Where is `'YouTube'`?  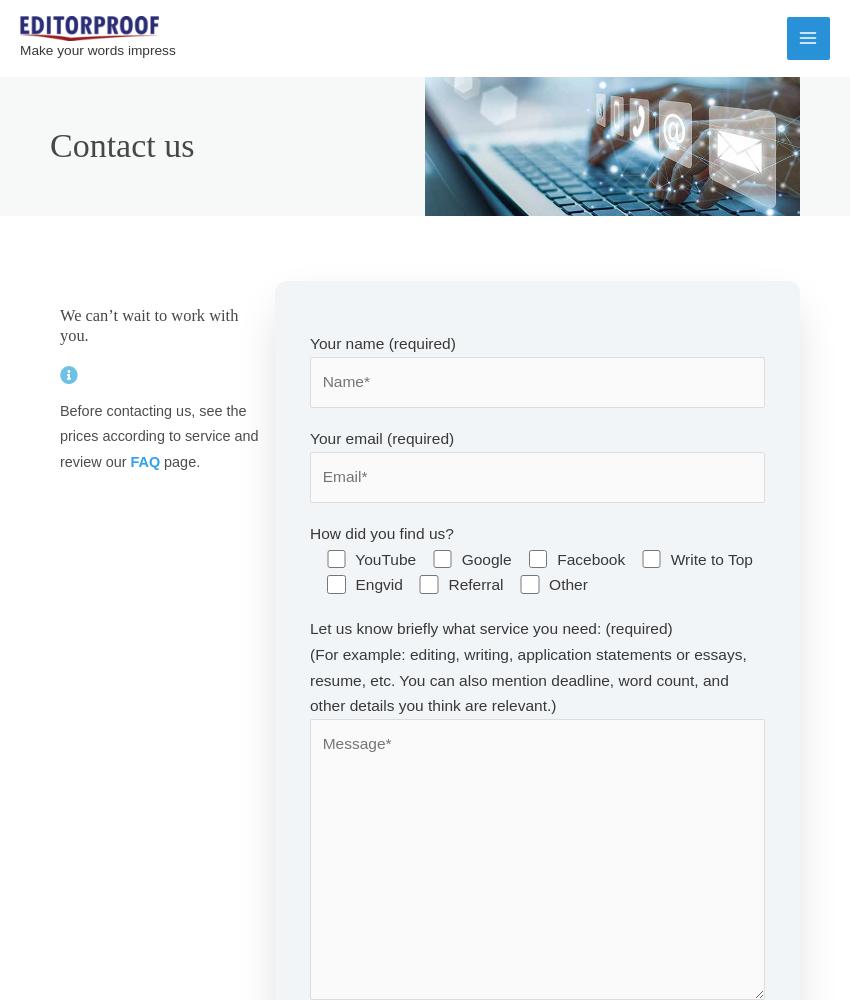
'YouTube' is located at coordinates (385, 558).